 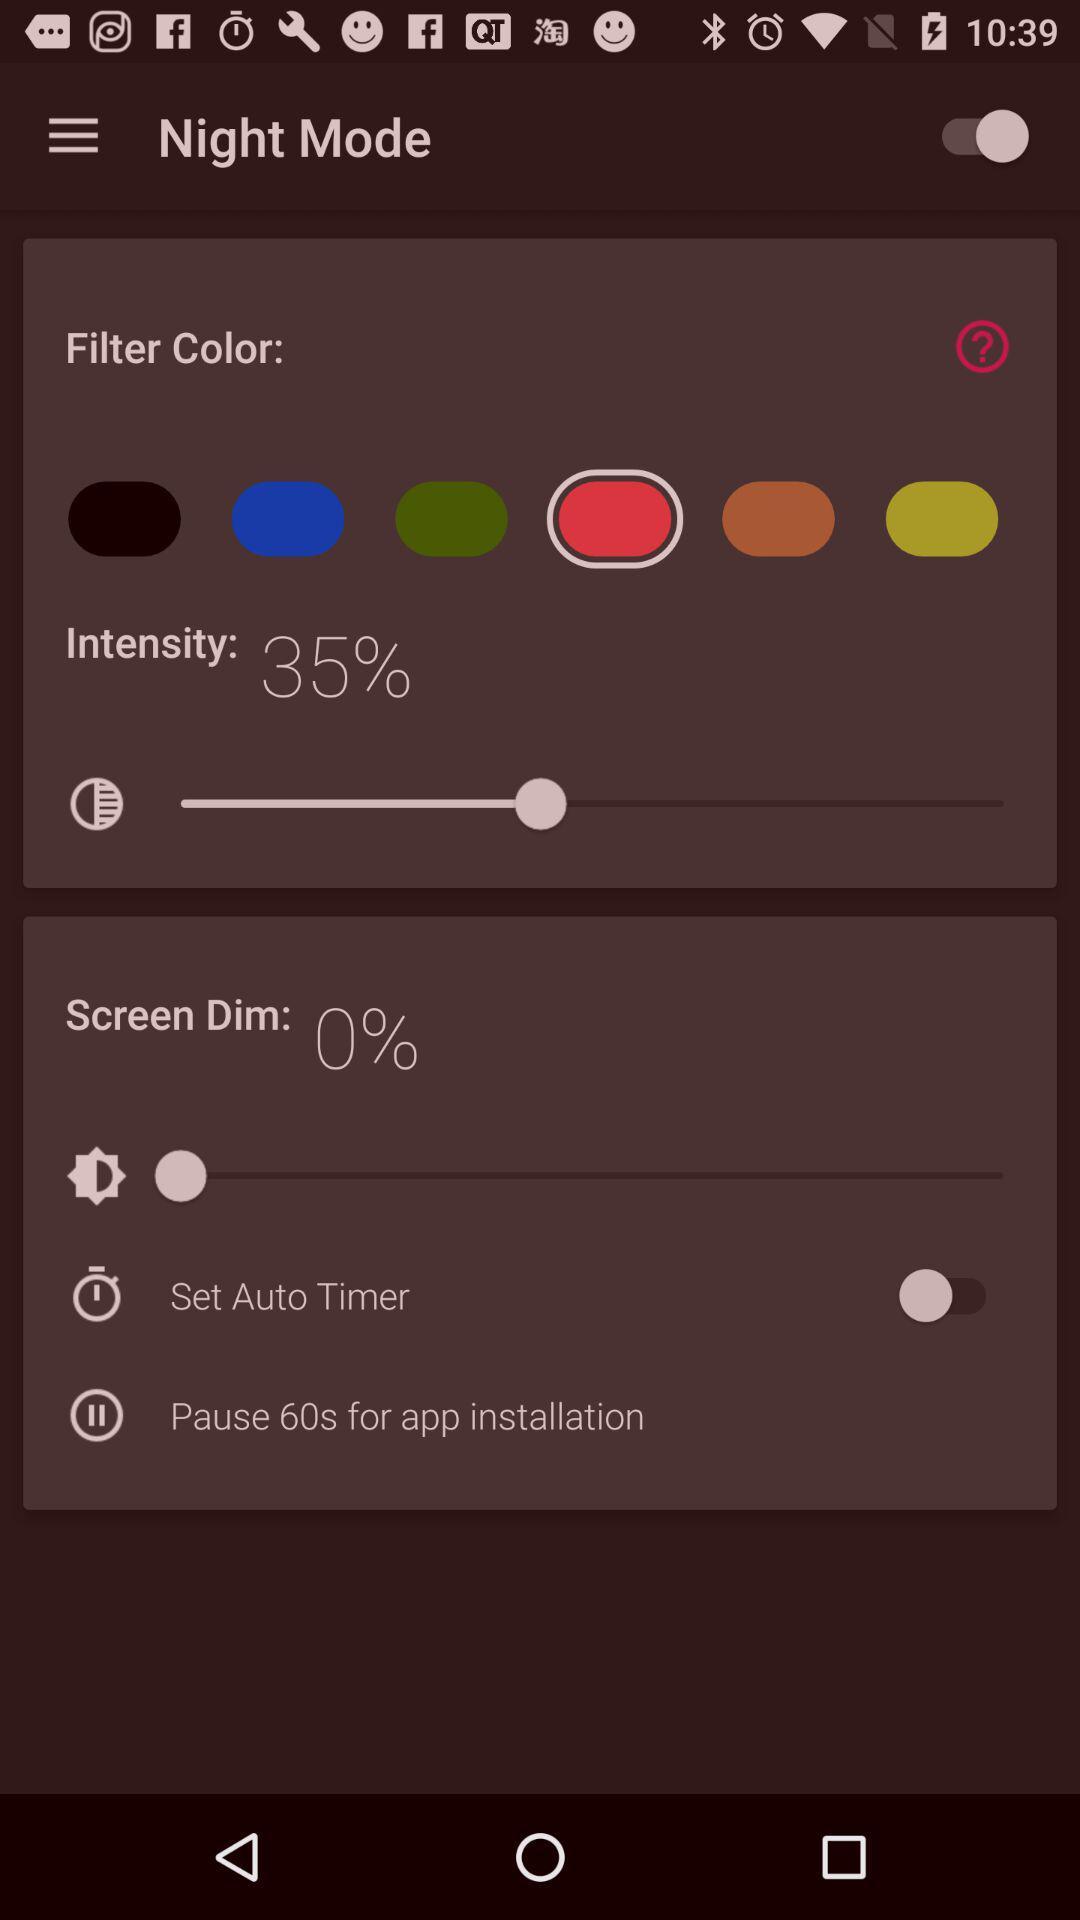 I want to click on find more information, so click(x=981, y=346).